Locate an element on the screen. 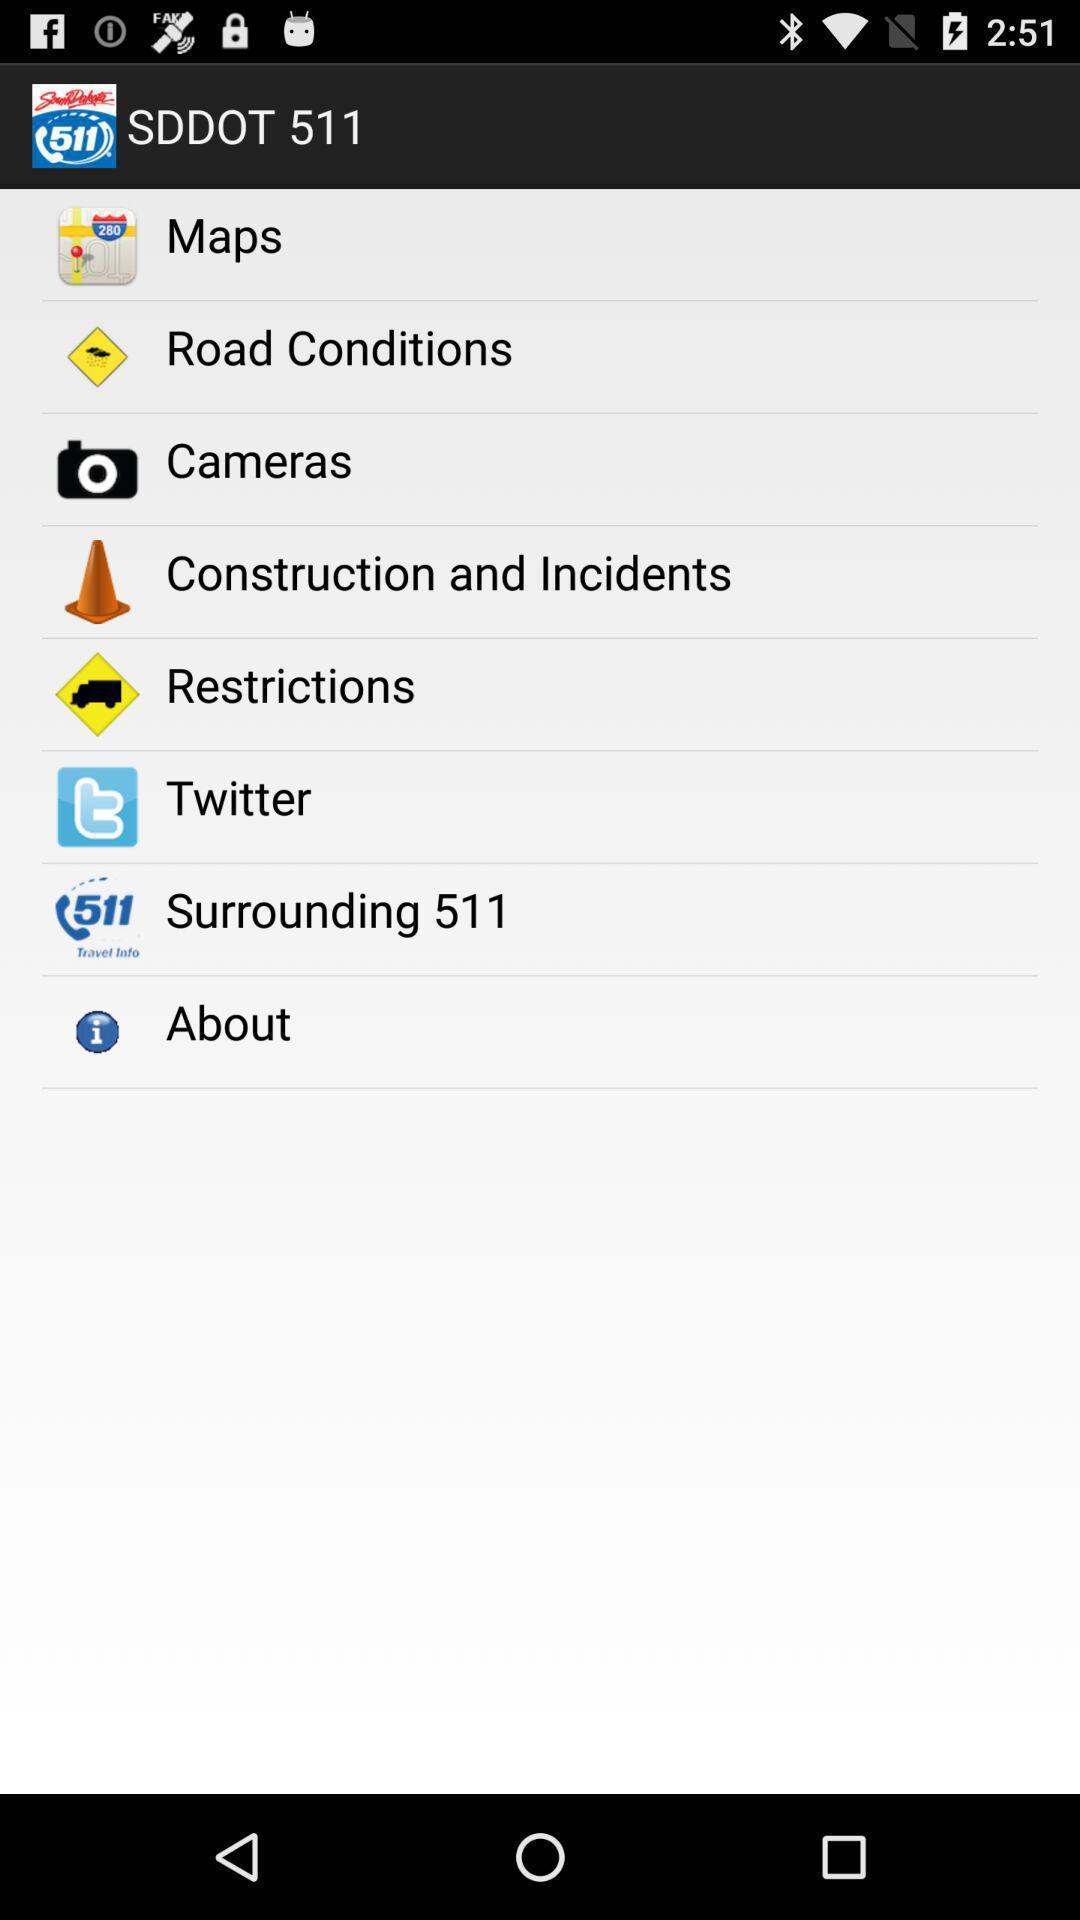 This screenshot has height=1920, width=1080. surrounding 511 icon is located at coordinates (337, 908).